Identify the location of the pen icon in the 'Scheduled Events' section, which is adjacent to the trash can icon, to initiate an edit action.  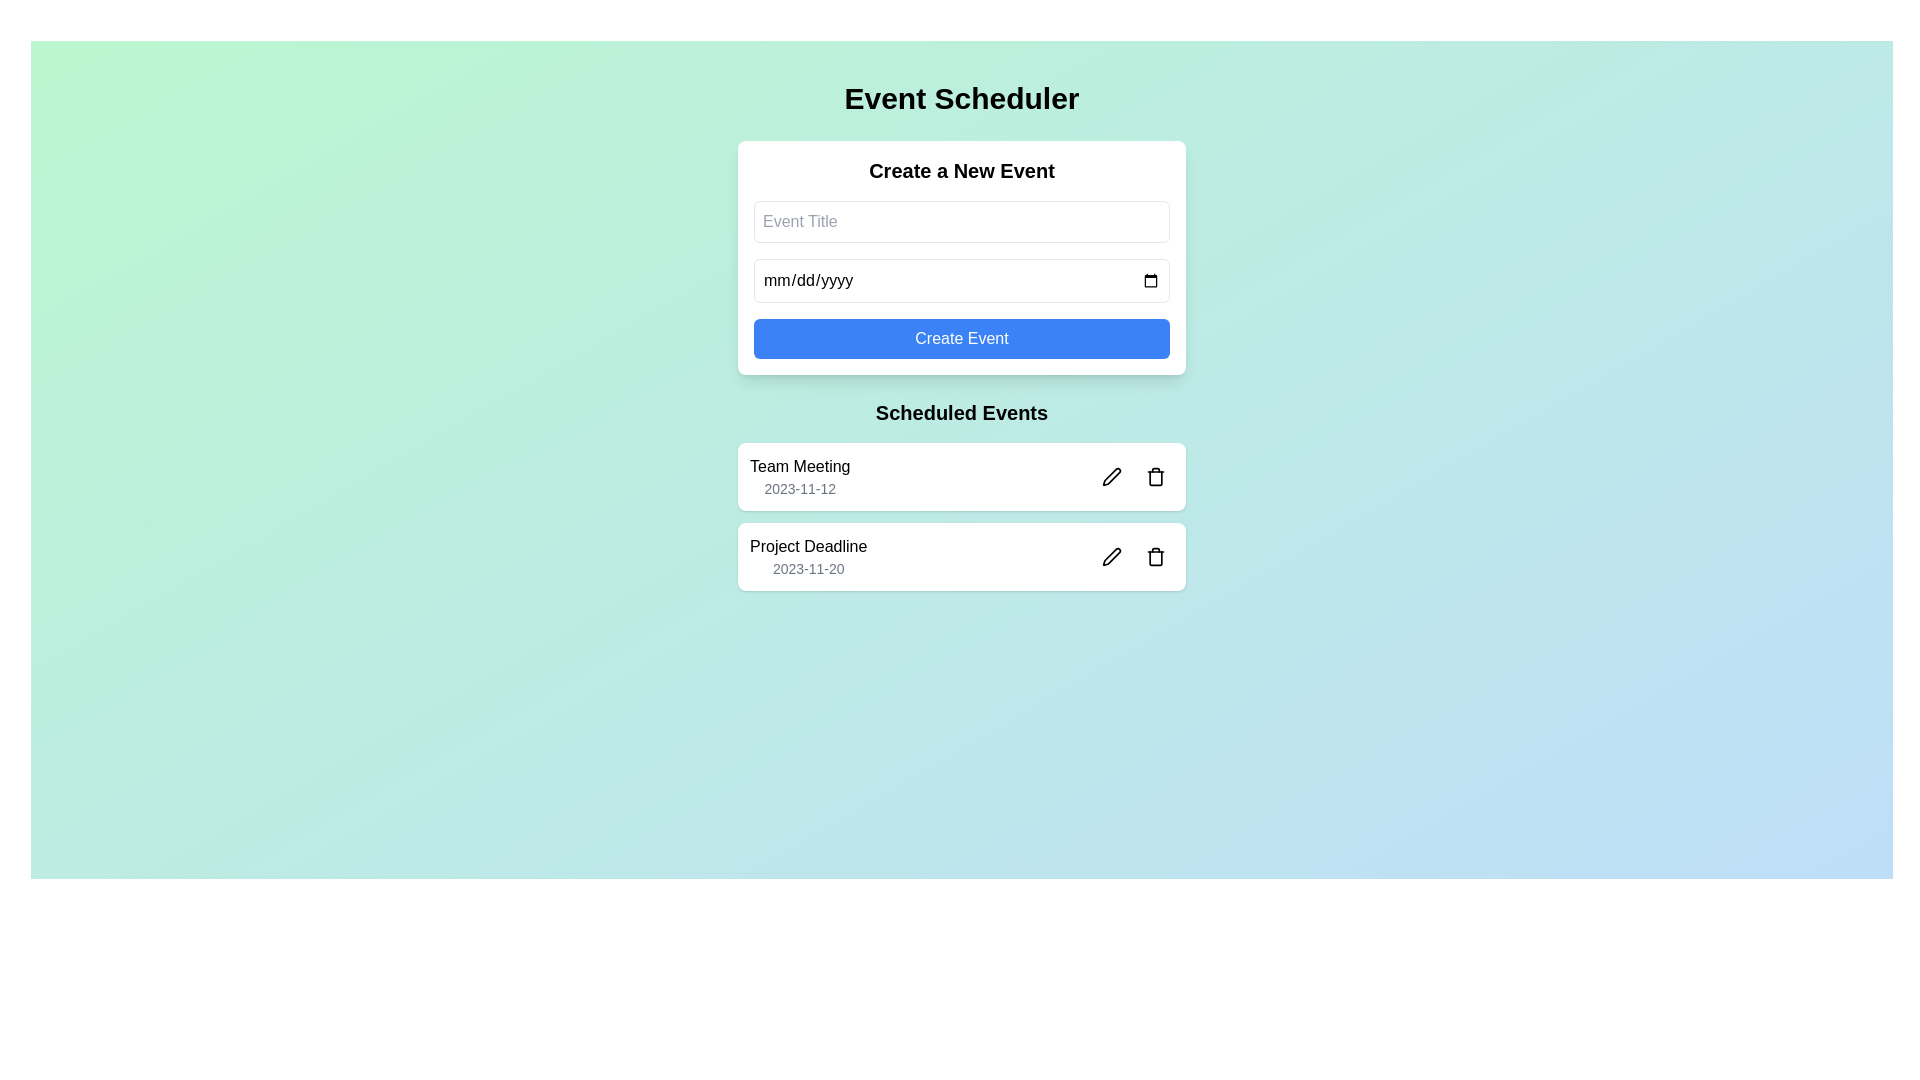
(1111, 475).